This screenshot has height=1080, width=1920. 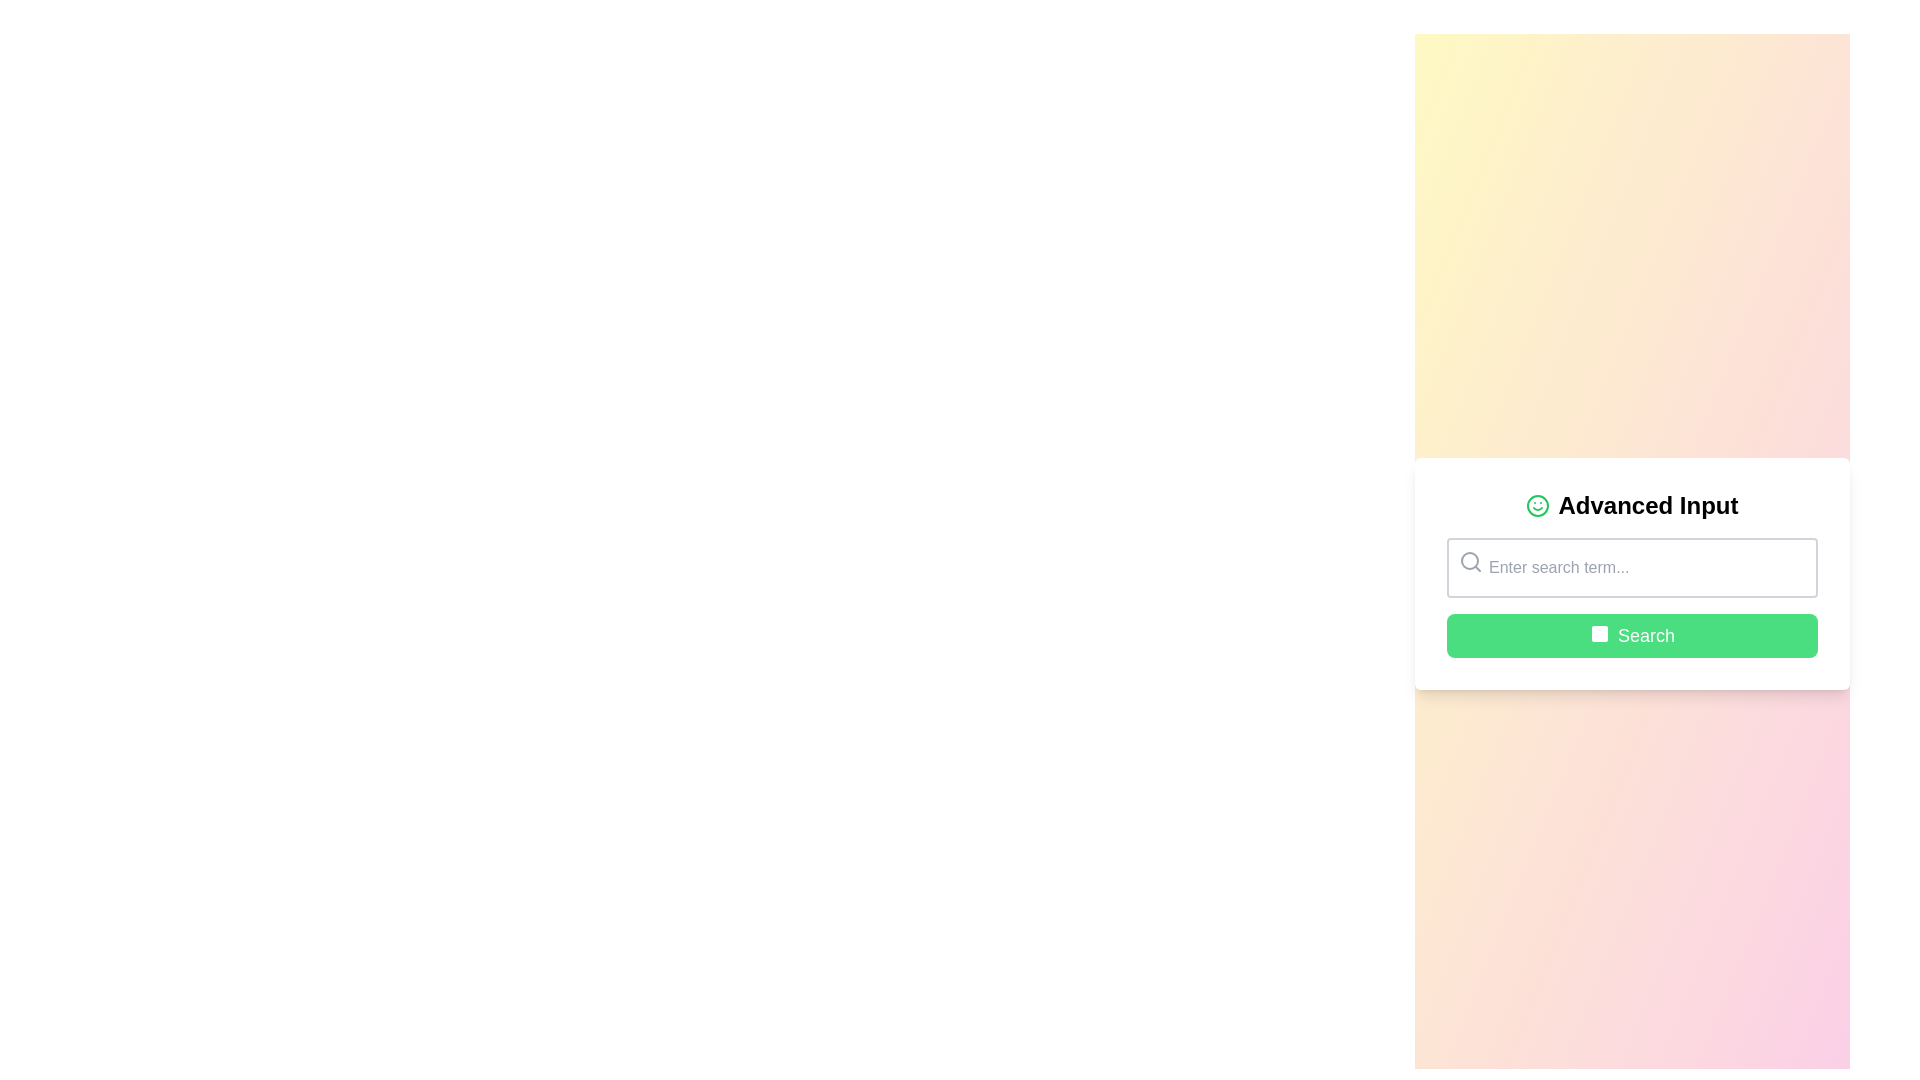 I want to click on the SVG circle representing the search icon located to the left of the input field in the advanced search section, so click(x=1469, y=560).